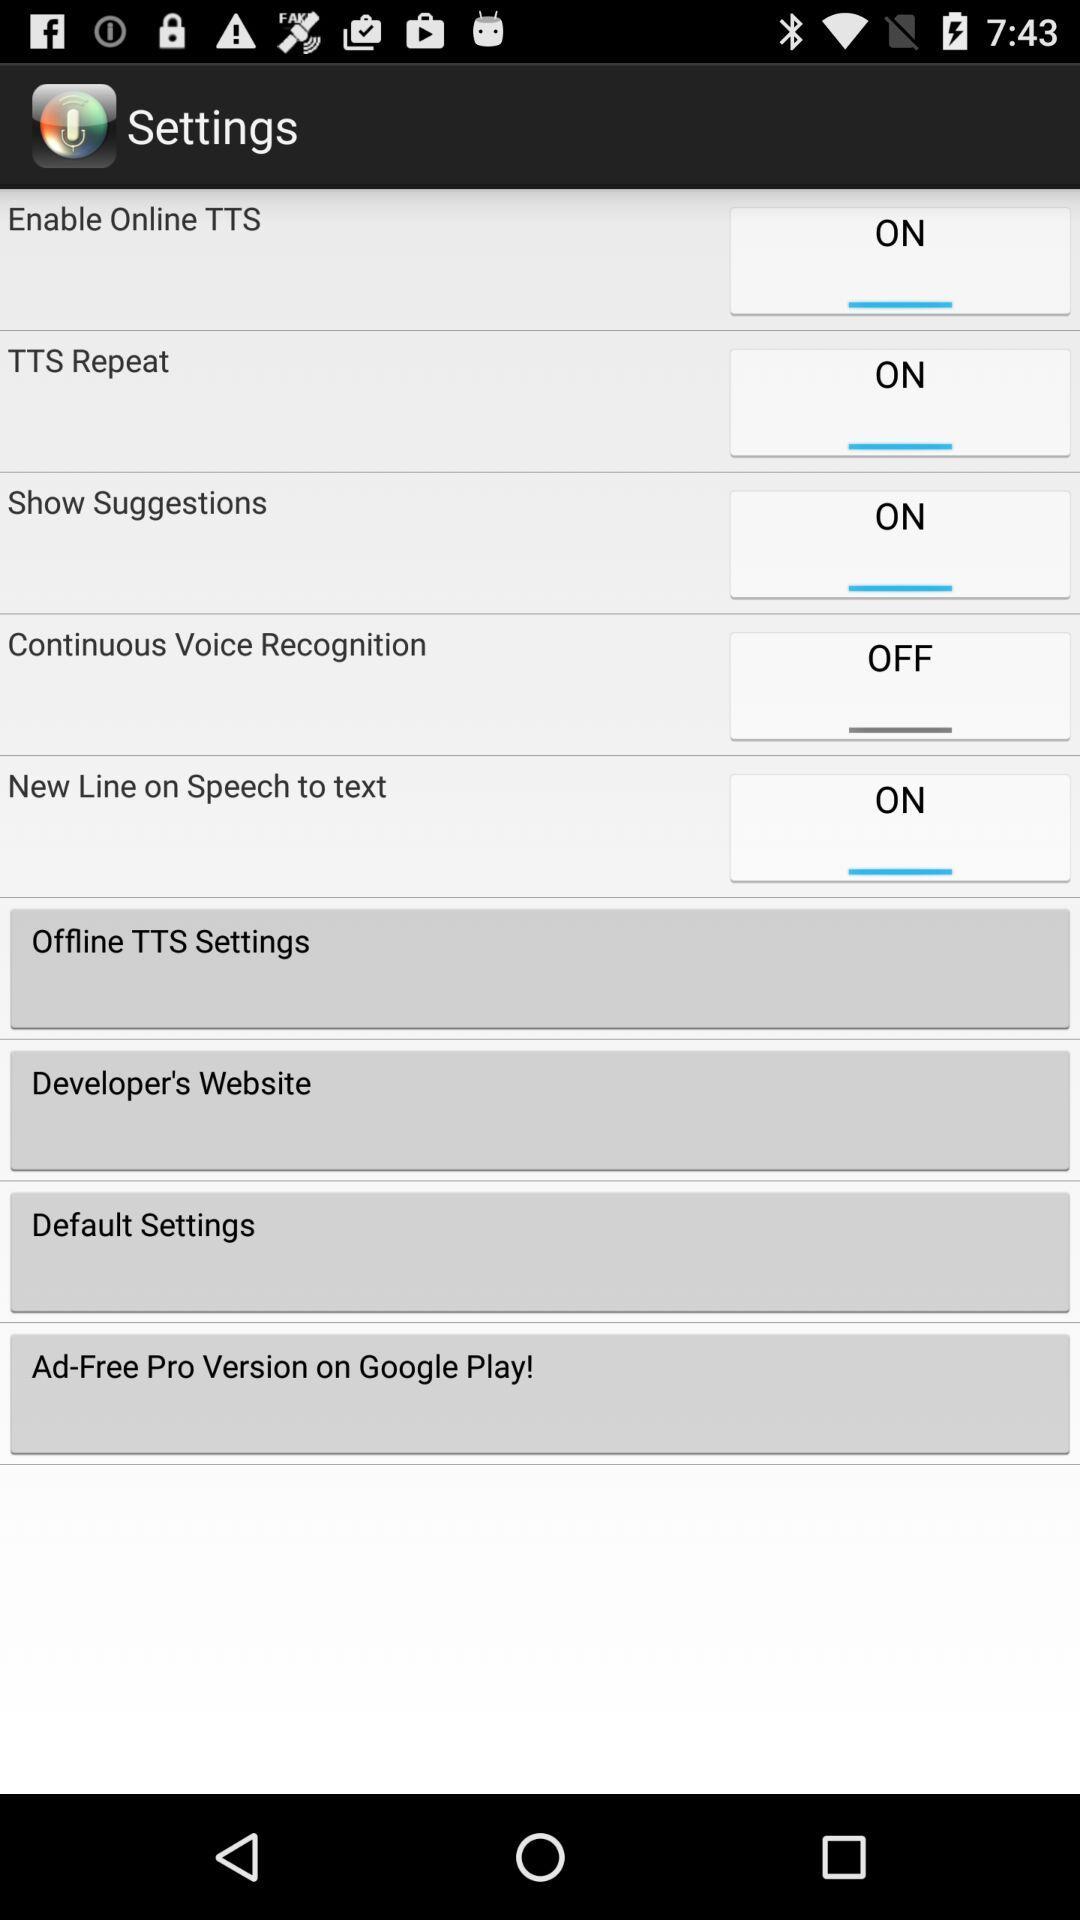  What do you see at coordinates (540, 1392) in the screenshot?
I see `icon below the default settings` at bounding box center [540, 1392].